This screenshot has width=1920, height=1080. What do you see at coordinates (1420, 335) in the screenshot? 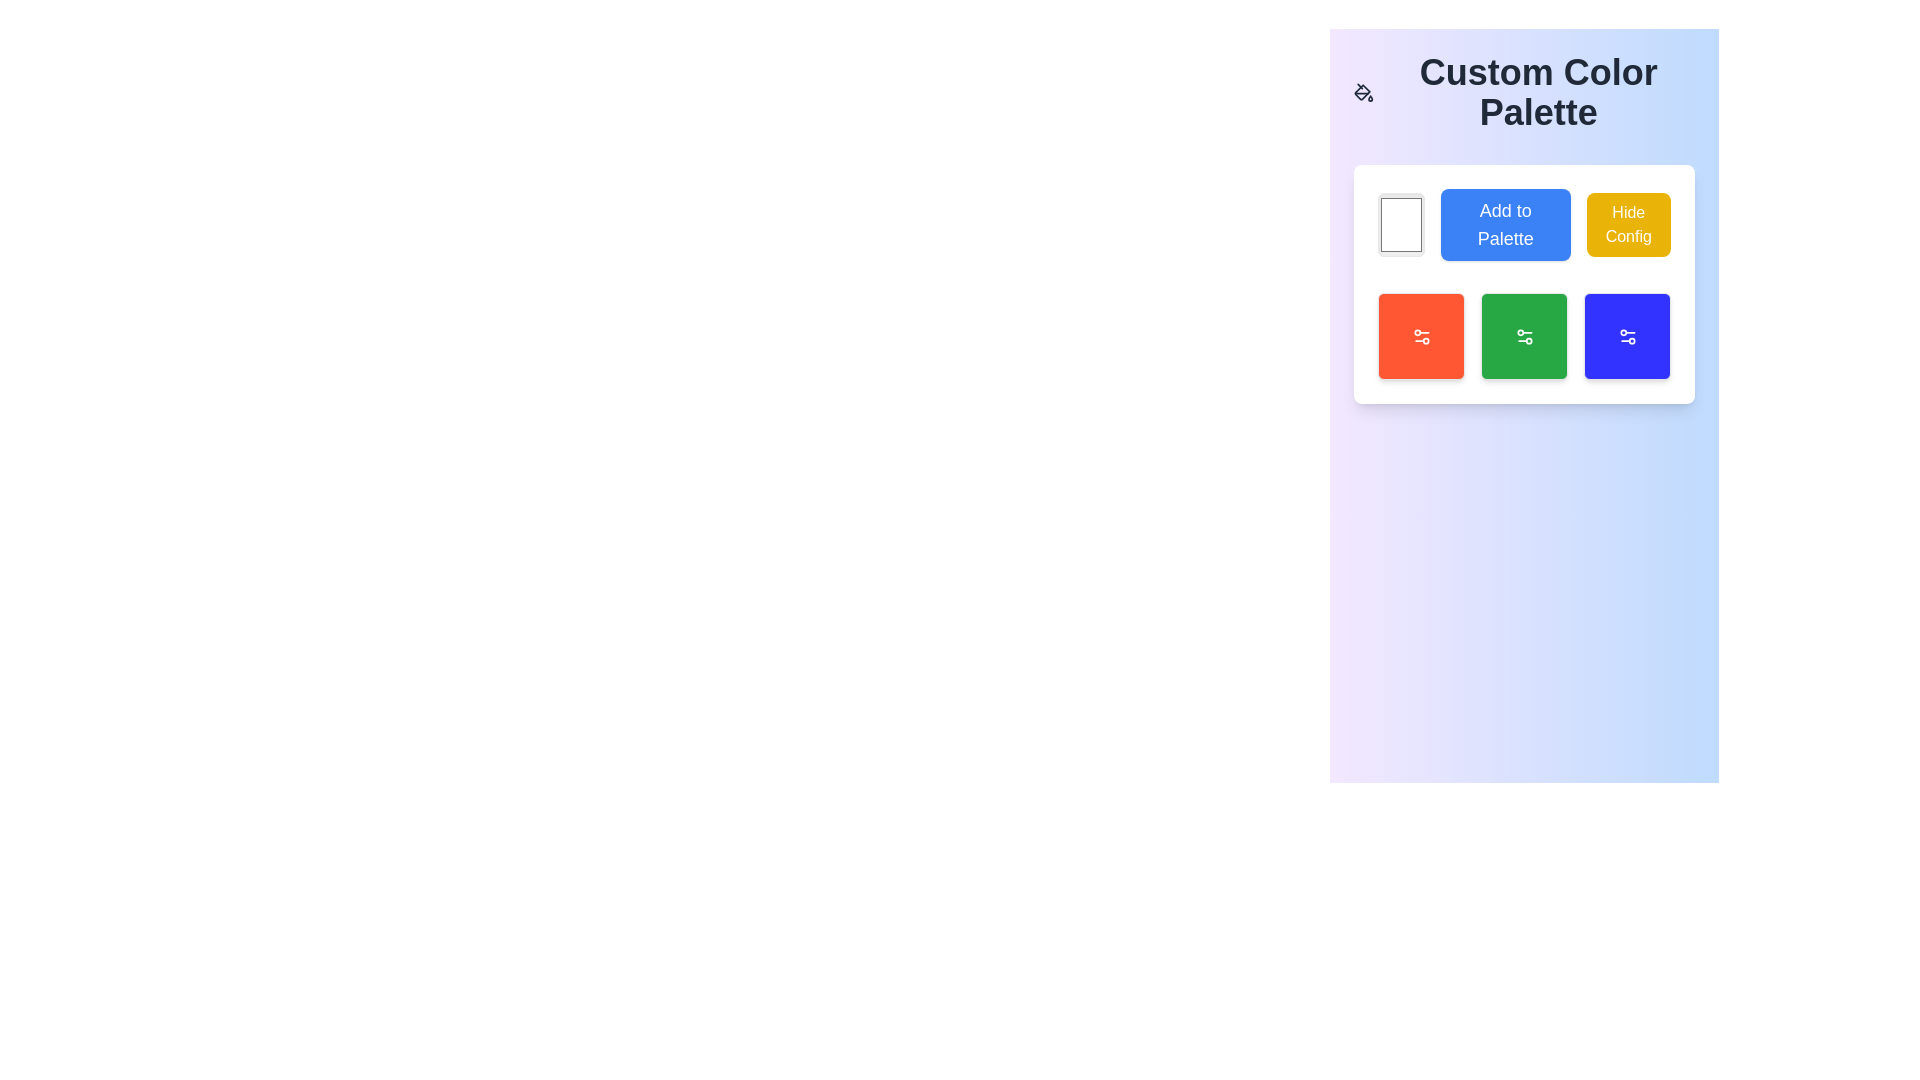
I see `the square control button with rounded corners and a bright red background featuring a white settings icon, located in the first item of the second row of a grid layout` at bounding box center [1420, 335].